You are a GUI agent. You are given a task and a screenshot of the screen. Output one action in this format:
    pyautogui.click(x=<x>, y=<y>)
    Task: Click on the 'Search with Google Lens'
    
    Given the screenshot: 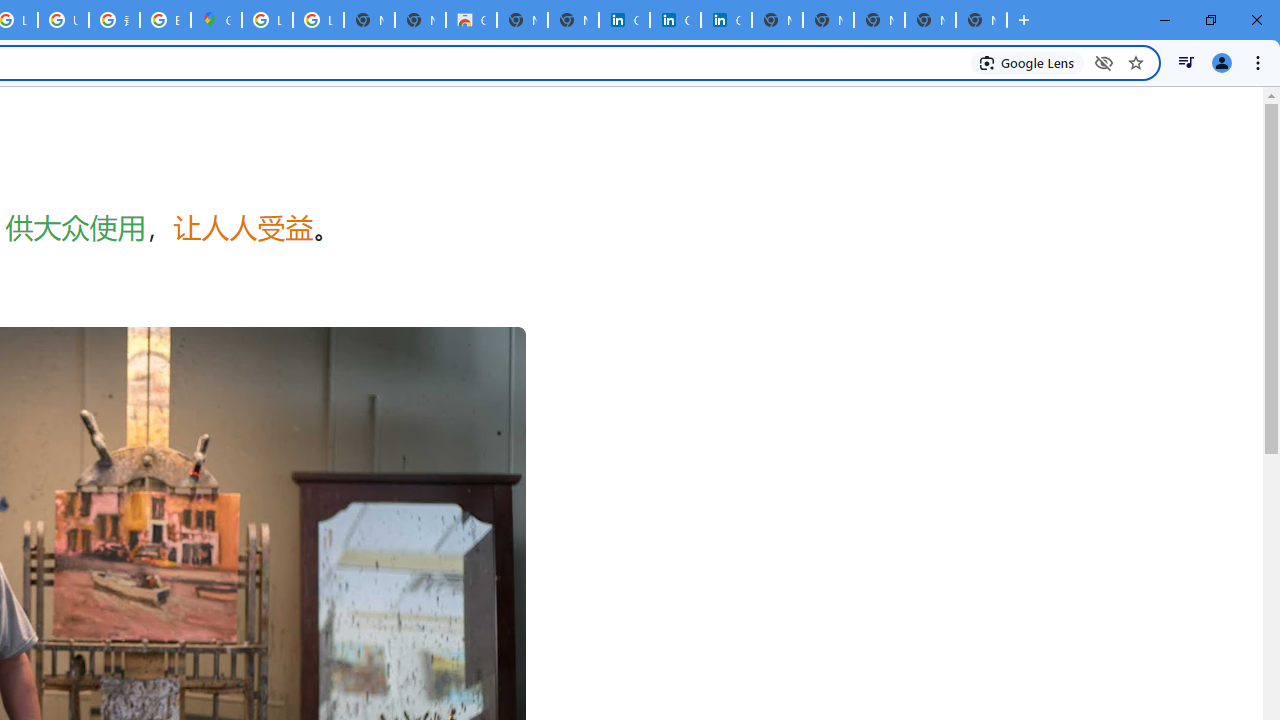 What is the action you would take?
    pyautogui.click(x=1027, y=61)
    